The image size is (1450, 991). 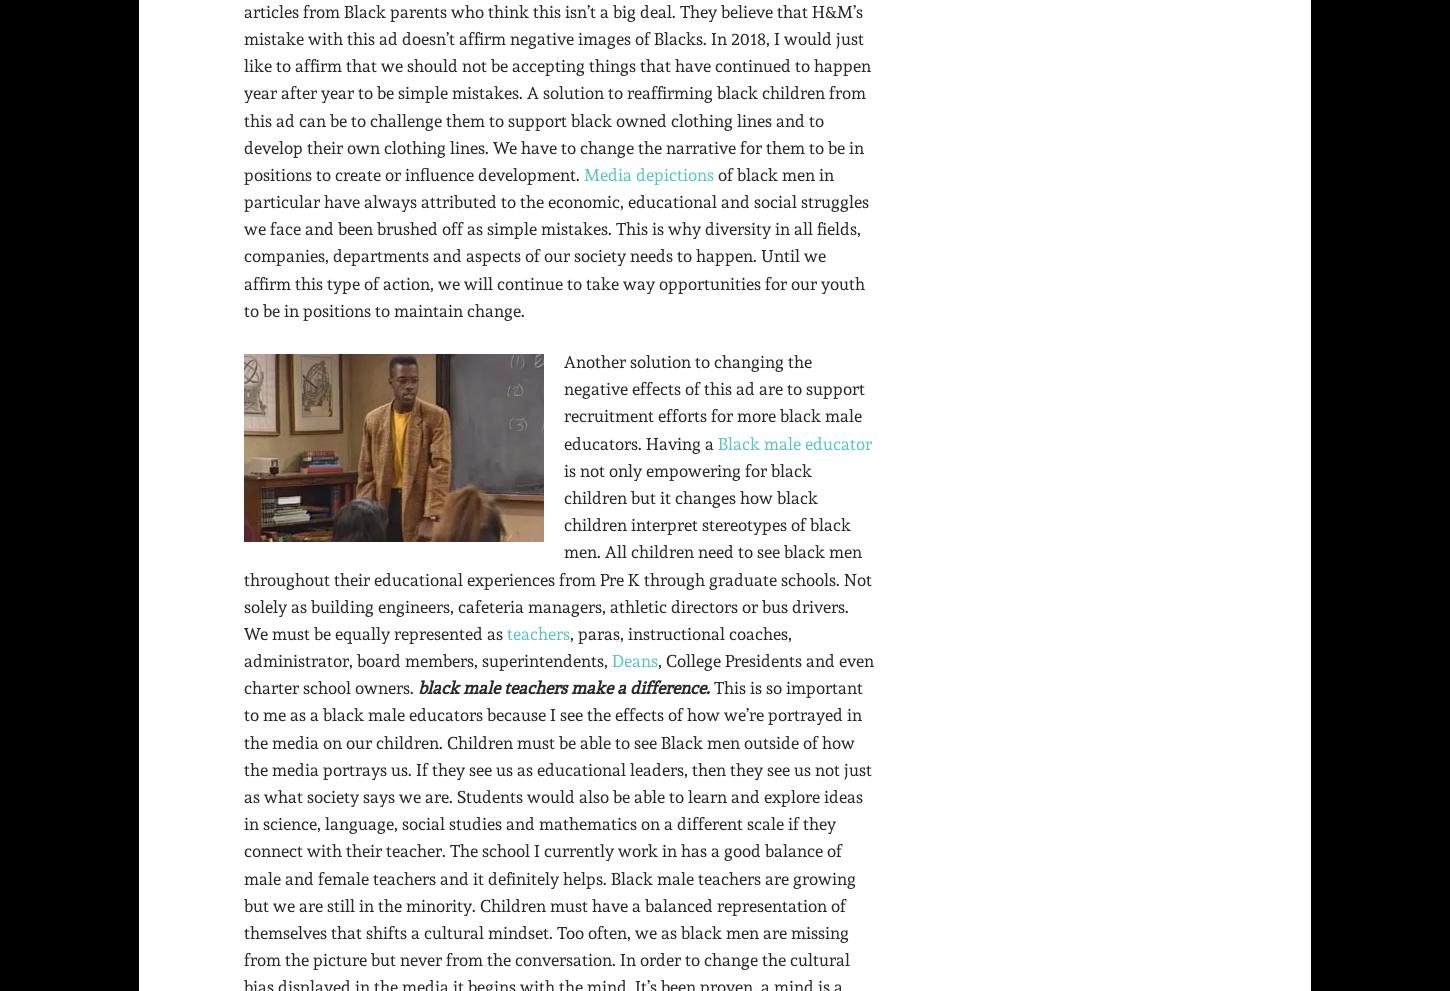 I want to click on ', paras, instructional coaches, administrator, board members, superintendents,', so click(x=517, y=646).